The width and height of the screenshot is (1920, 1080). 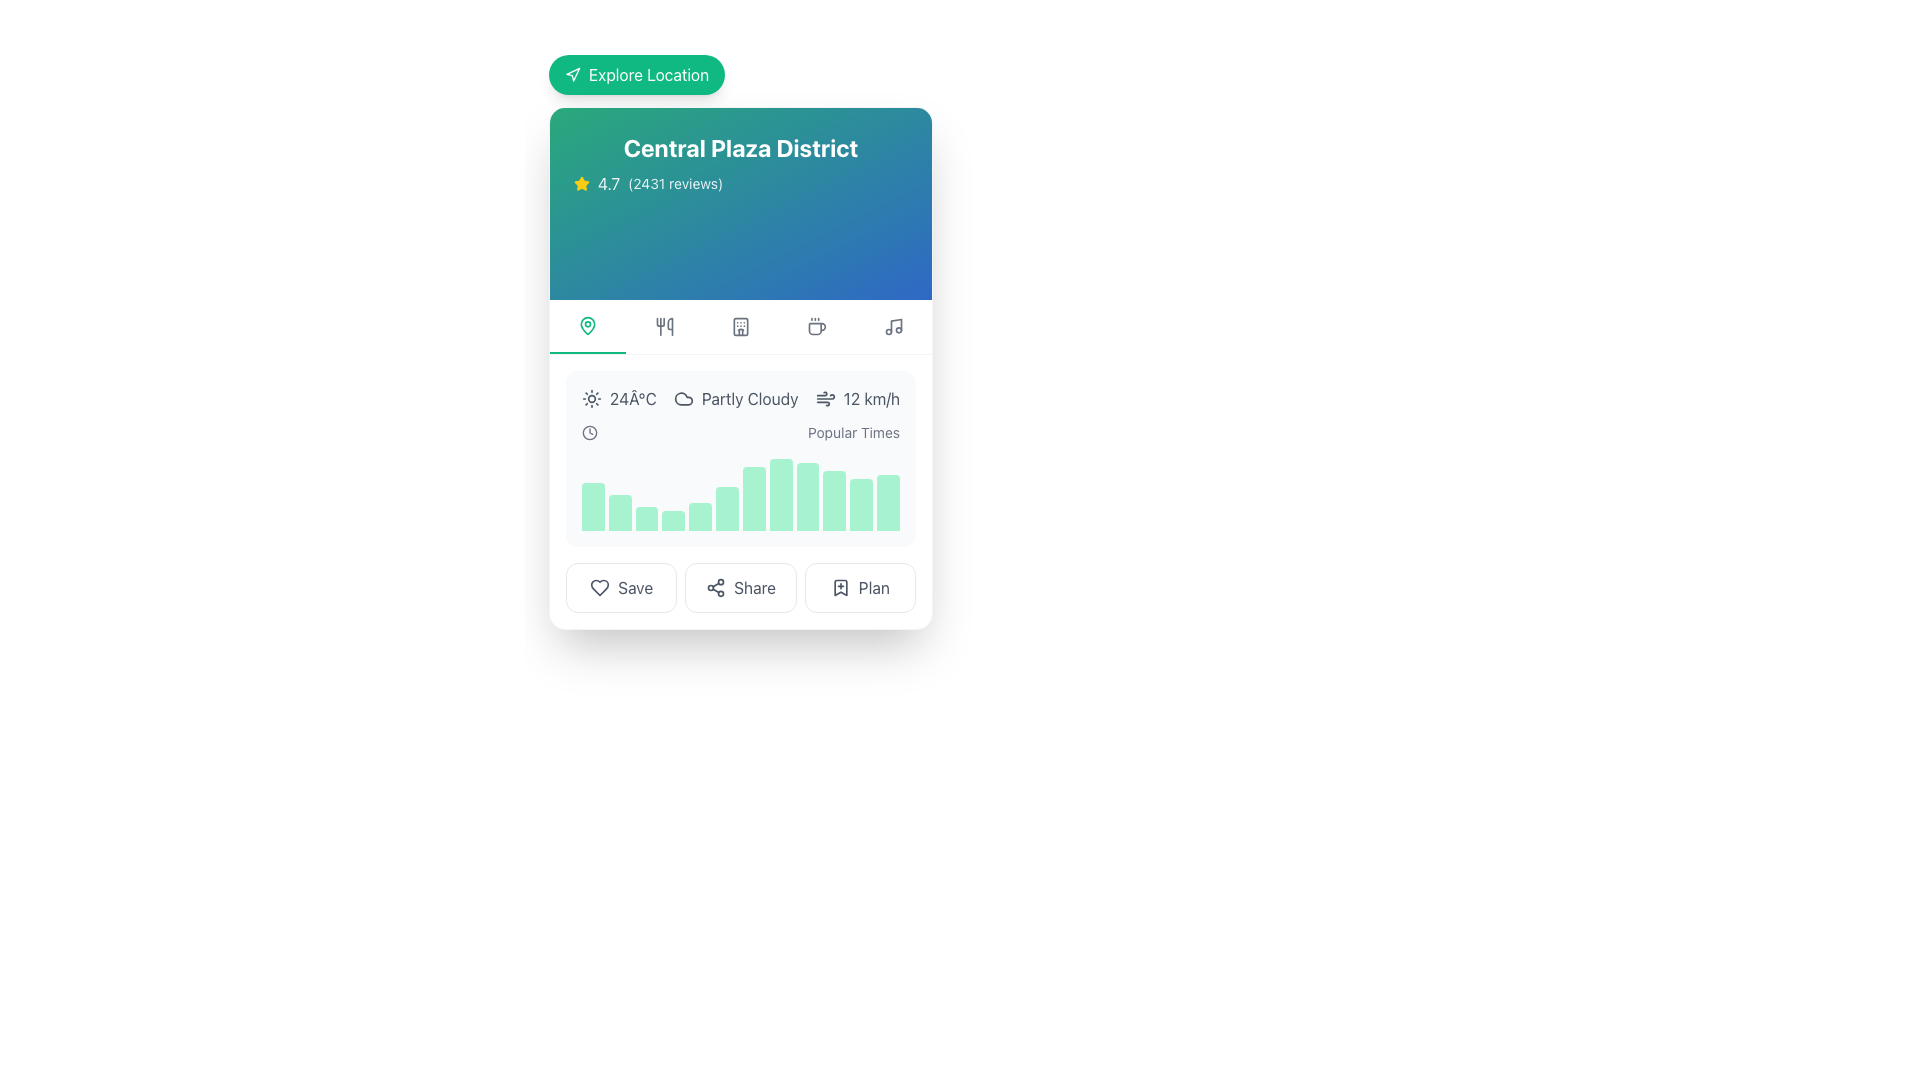 I want to click on the icon resembling three connected circles in a triangular arrangement located inside the 'Share' button, so click(x=715, y=586).